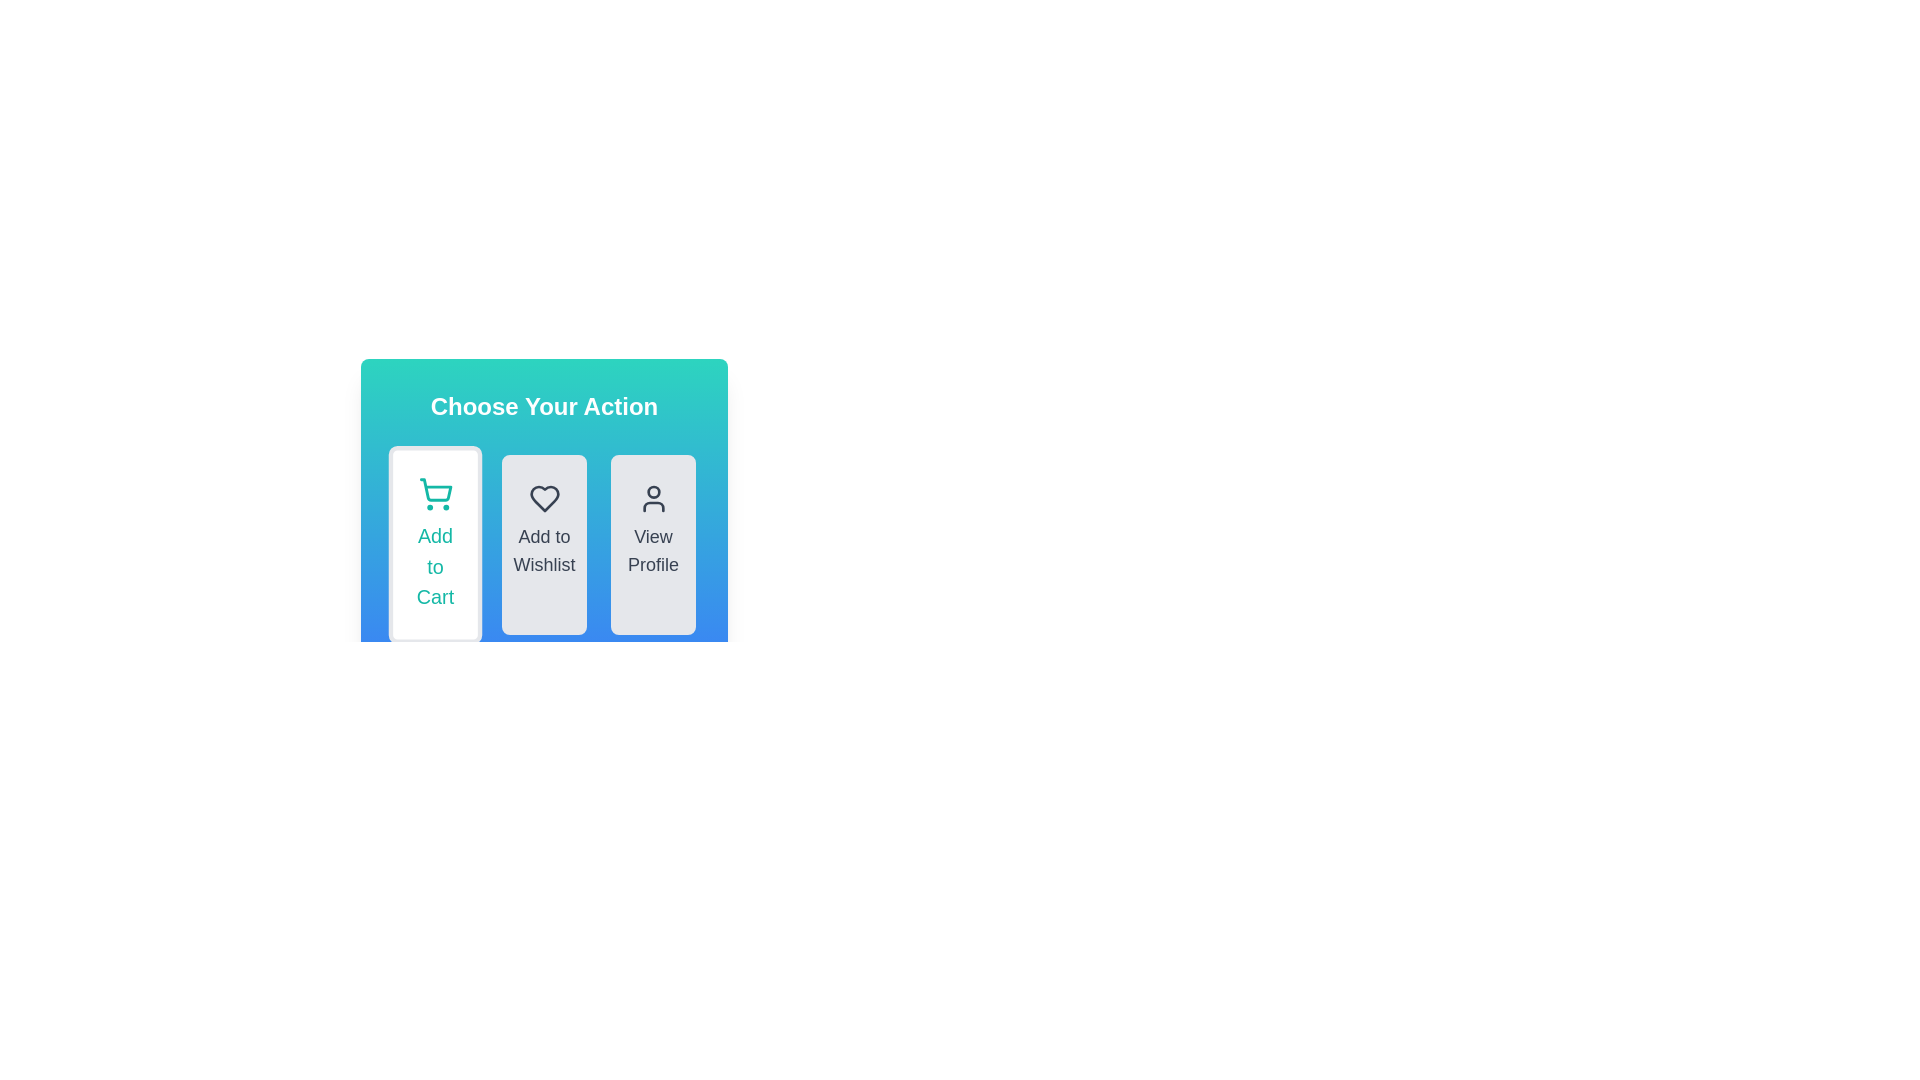  Describe the element at coordinates (544, 497) in the screenshot. I see `the heart-shaped icon within the 'Add to Wishlist' button, located at the top center of the button in the center panel` at that location.